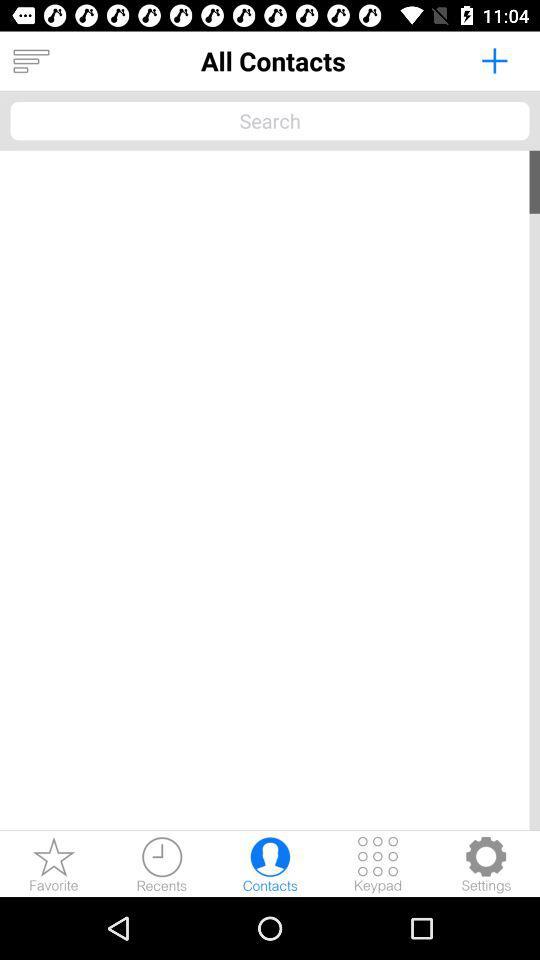 This screenshot has width=540, height=960. What do you see at coordinates (493, 59) in the screenshot?
I see `the add icon` at bounding box center [493, 59].